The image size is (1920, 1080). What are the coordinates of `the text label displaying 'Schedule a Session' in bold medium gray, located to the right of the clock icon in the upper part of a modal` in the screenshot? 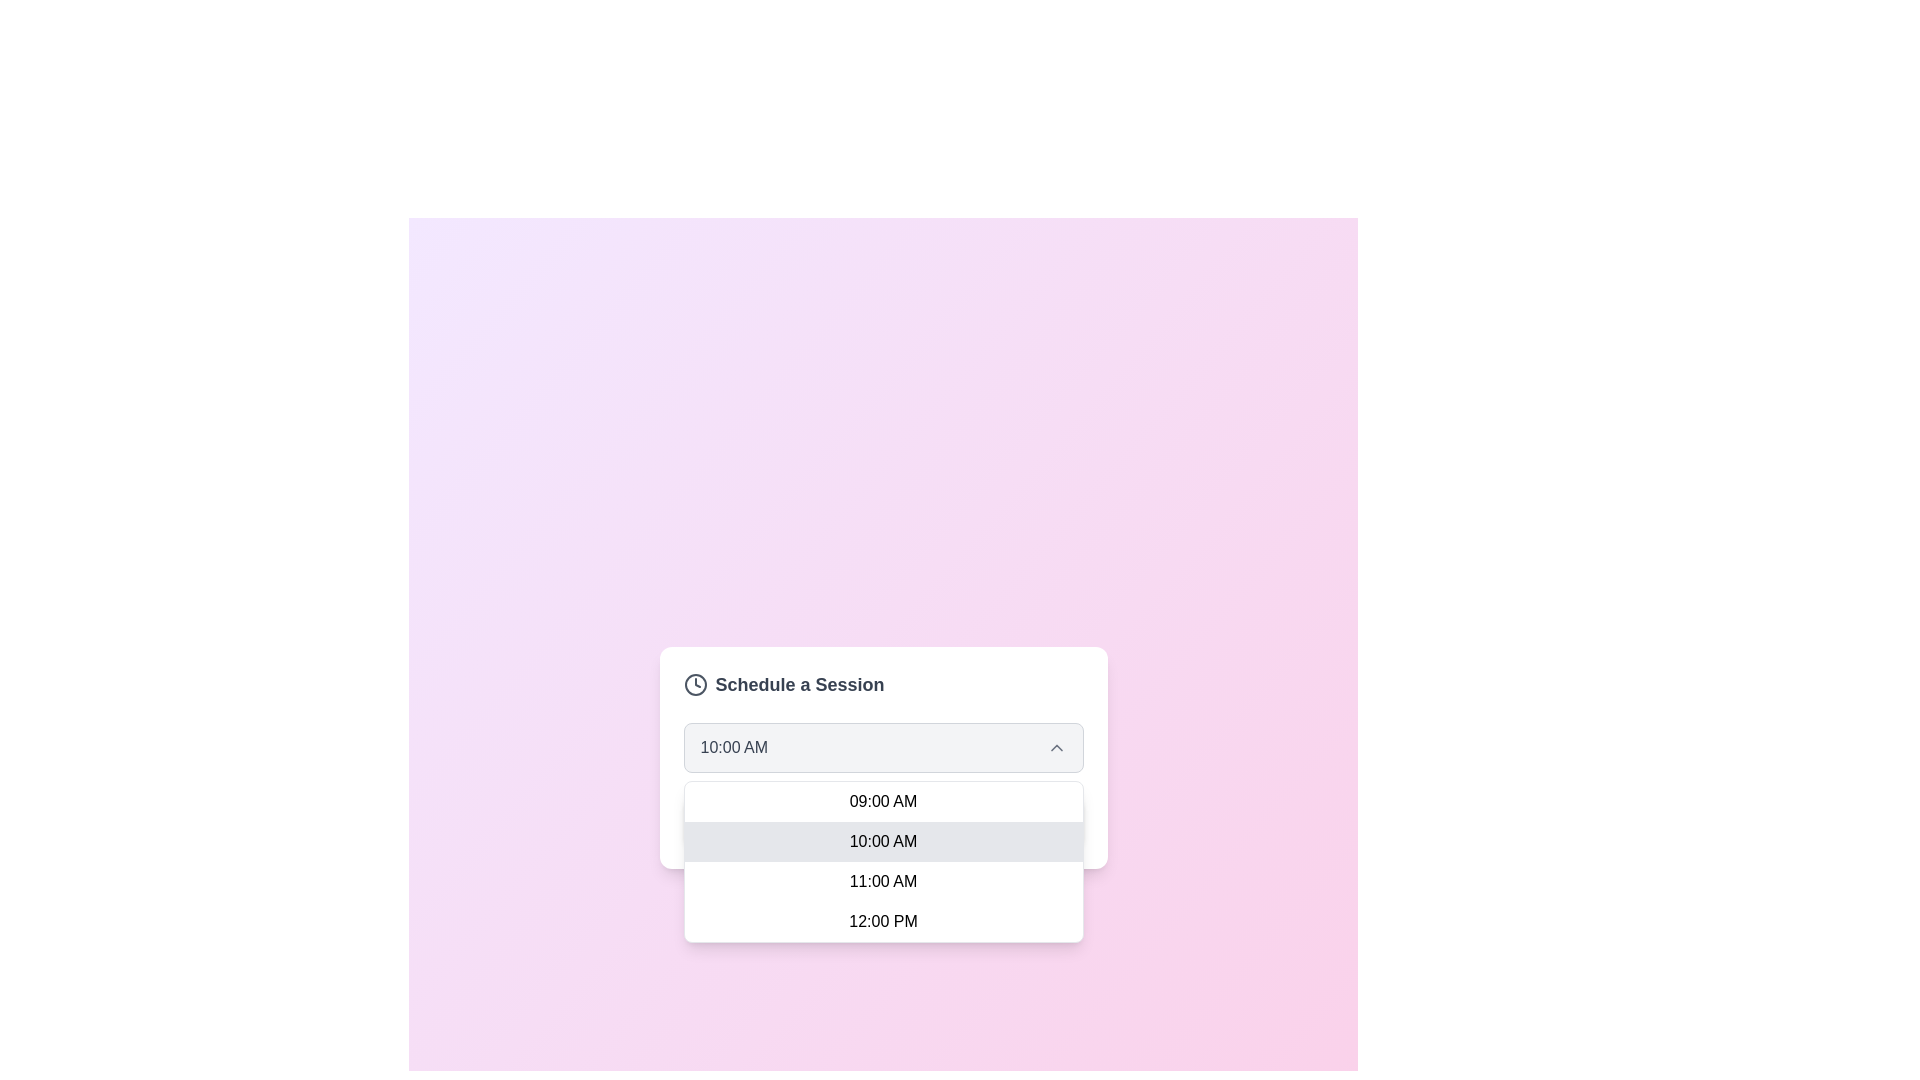 It's located at (800, 684).